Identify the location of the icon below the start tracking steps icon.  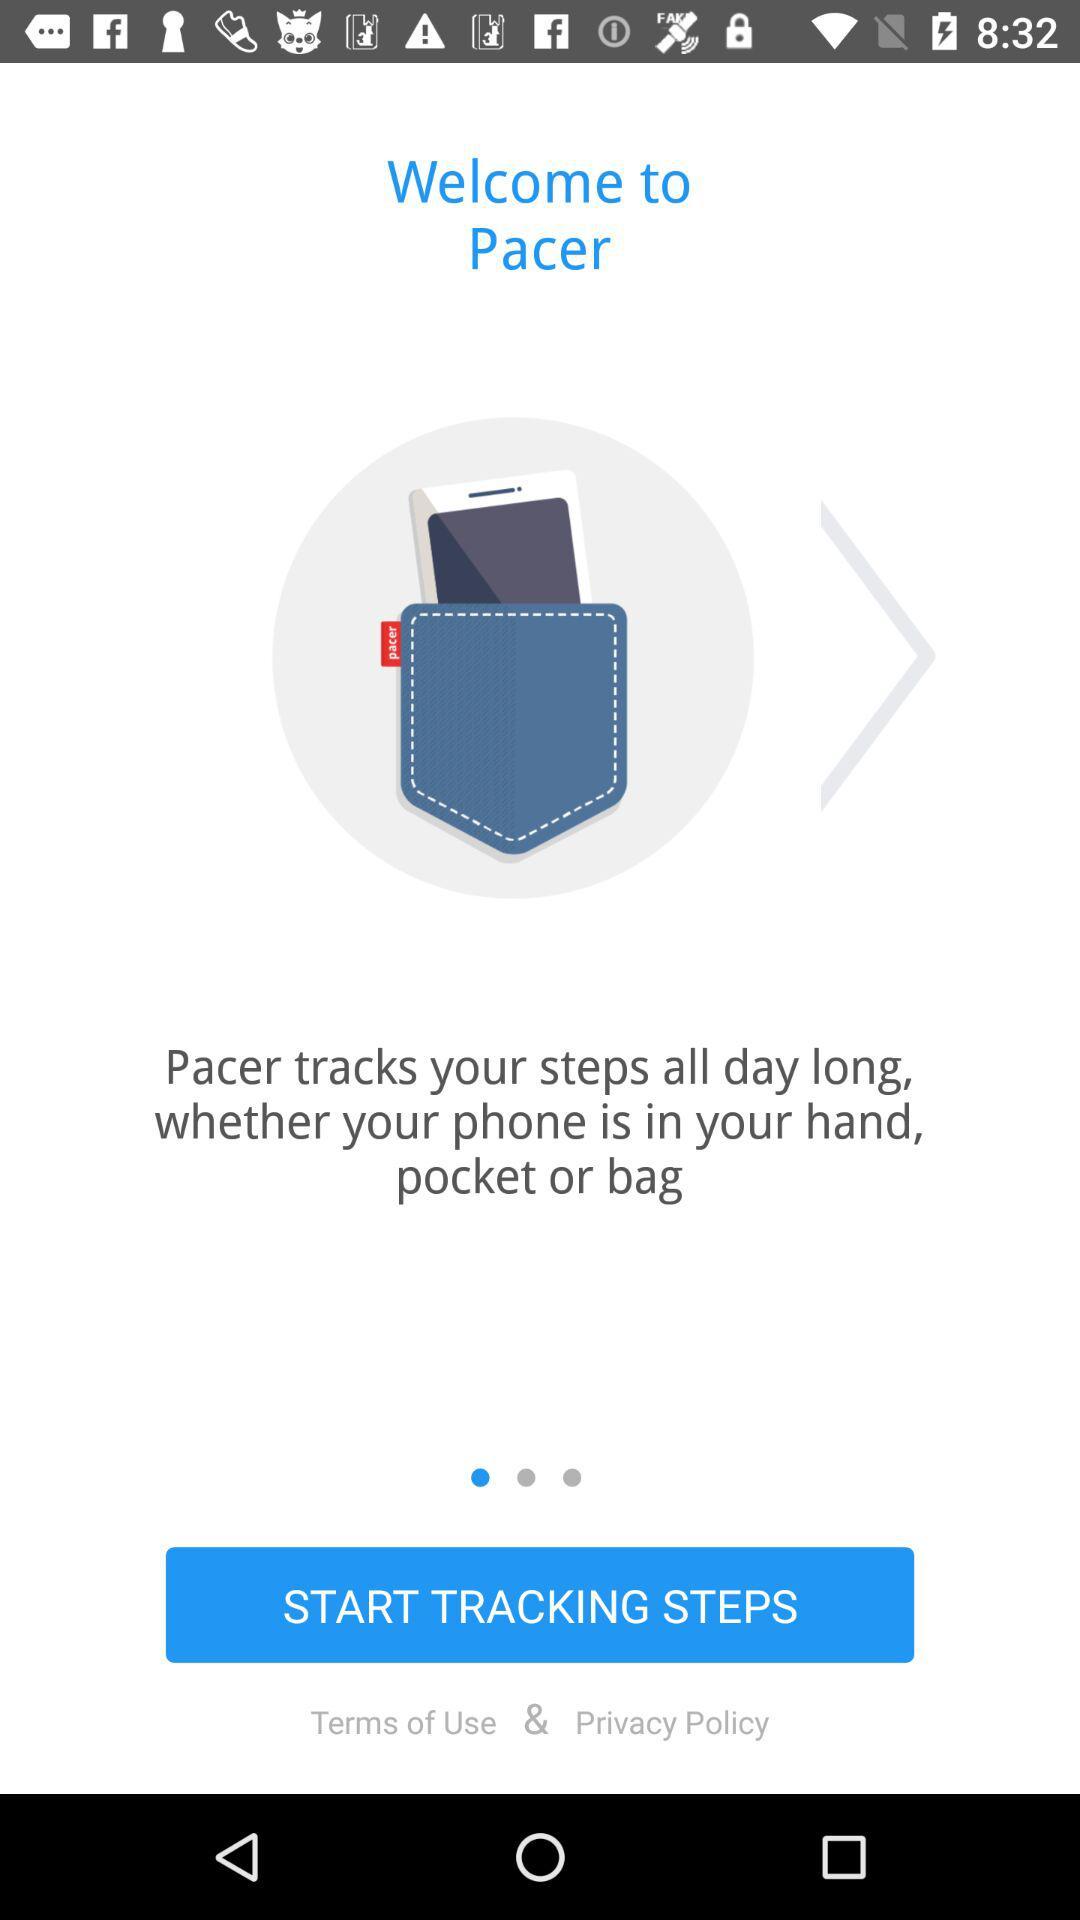
(672, 1720).